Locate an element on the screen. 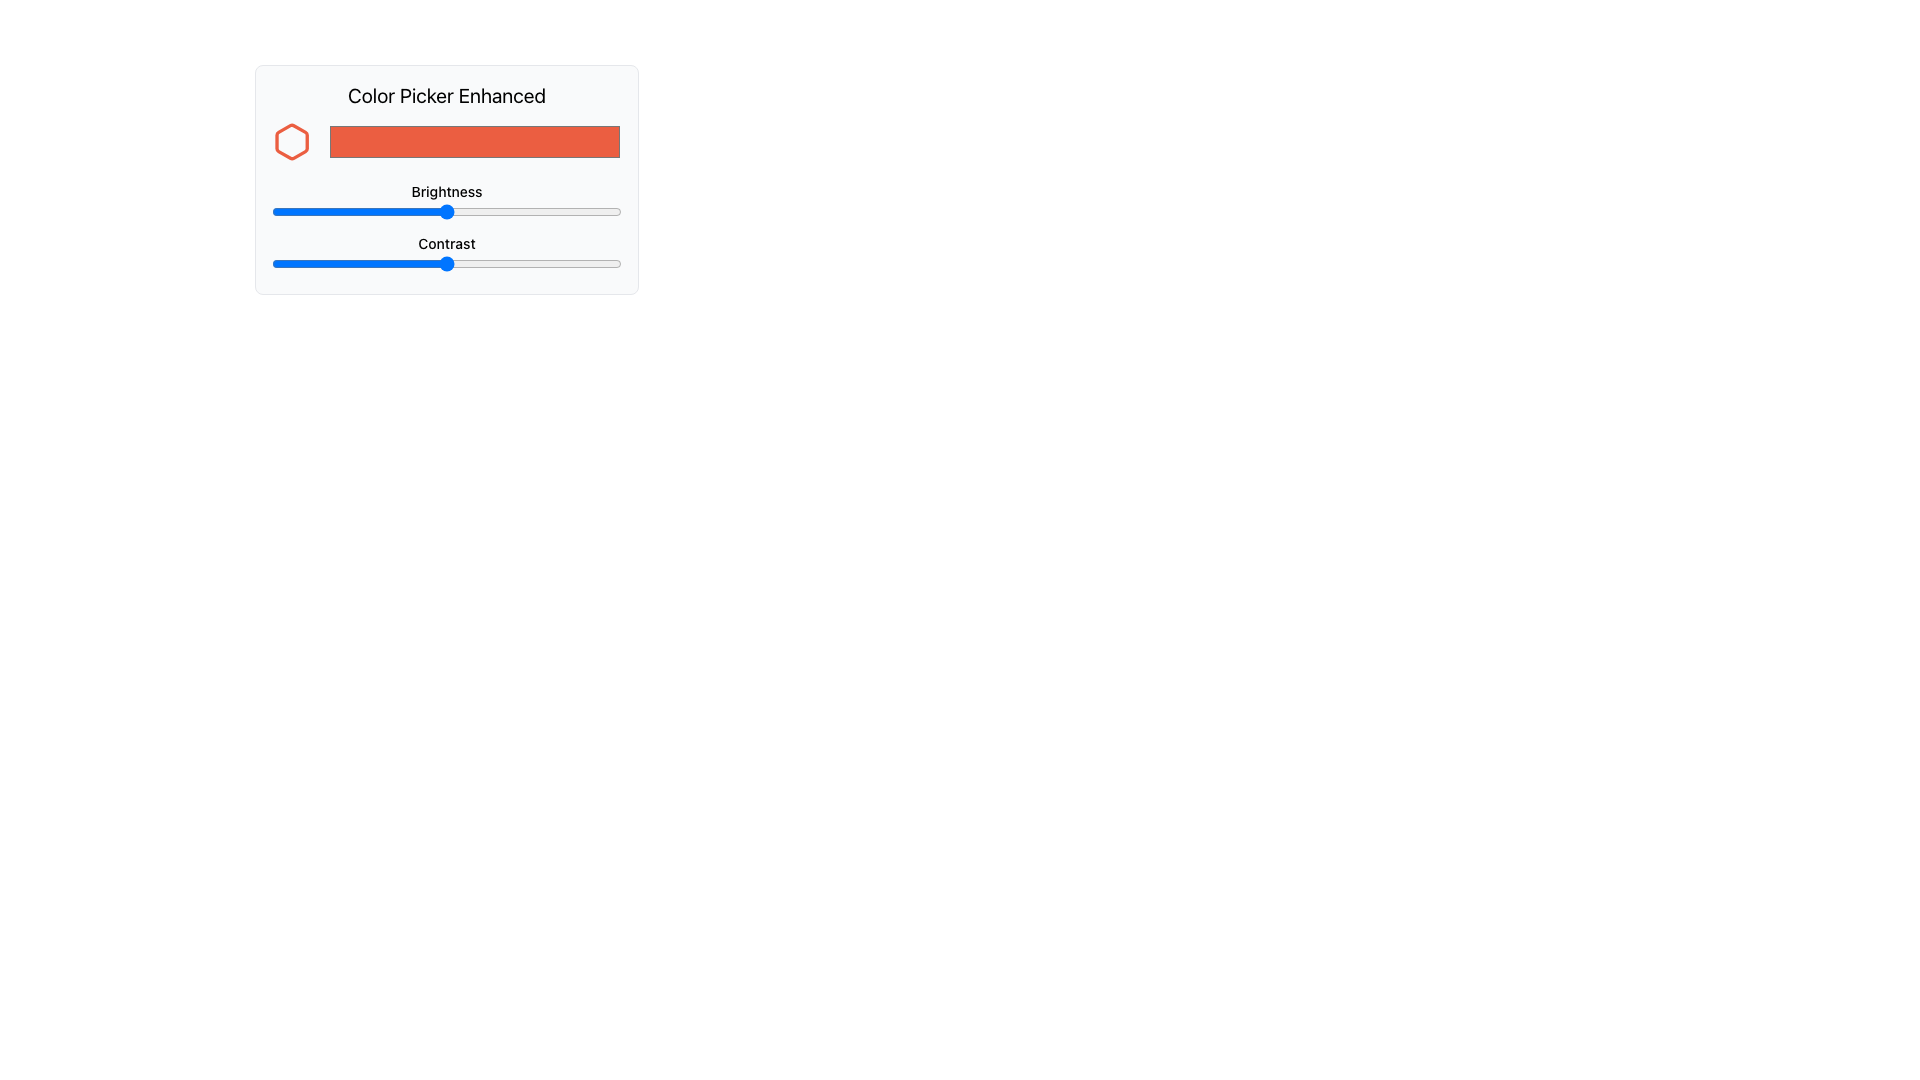 This screenshot has height=1080, width=1920. contrast is located at coordinates (373, 262).